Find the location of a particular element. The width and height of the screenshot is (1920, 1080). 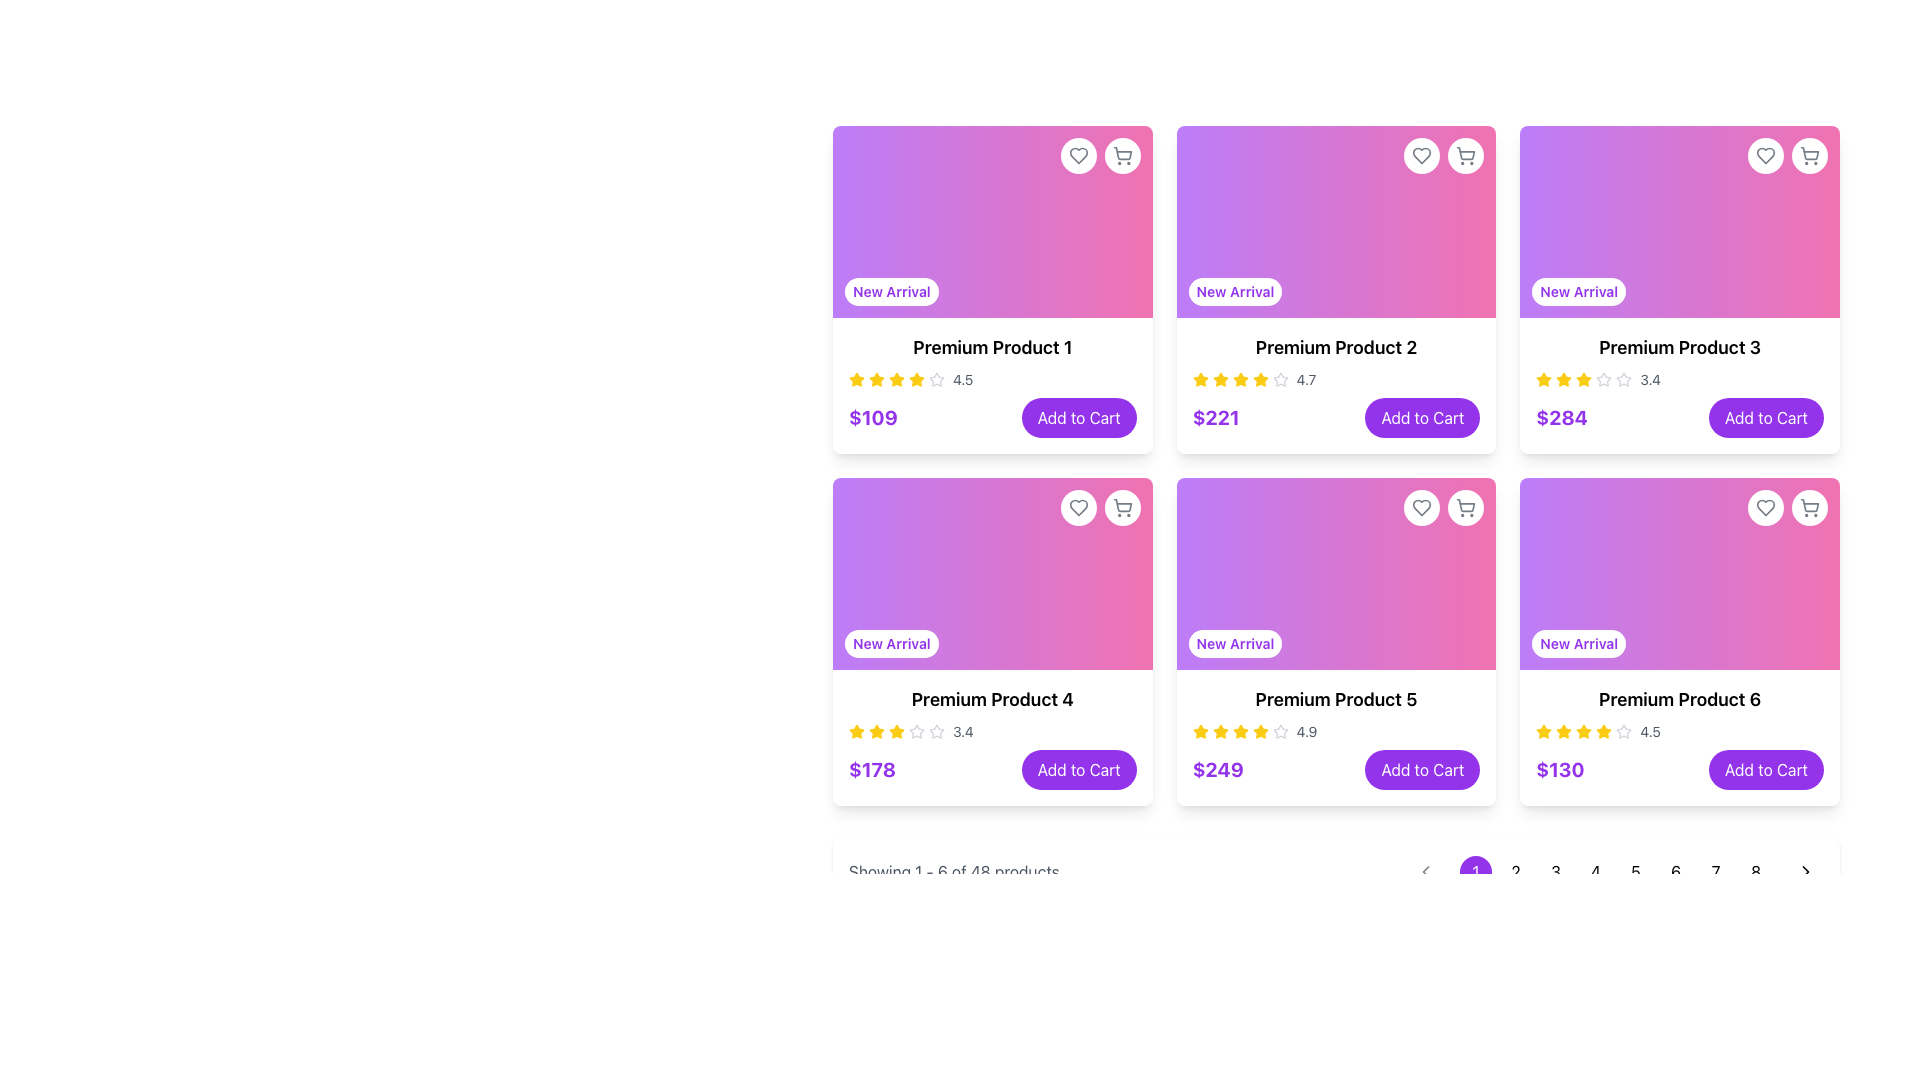

the fifth product card is located at coordinates (1336, 641).